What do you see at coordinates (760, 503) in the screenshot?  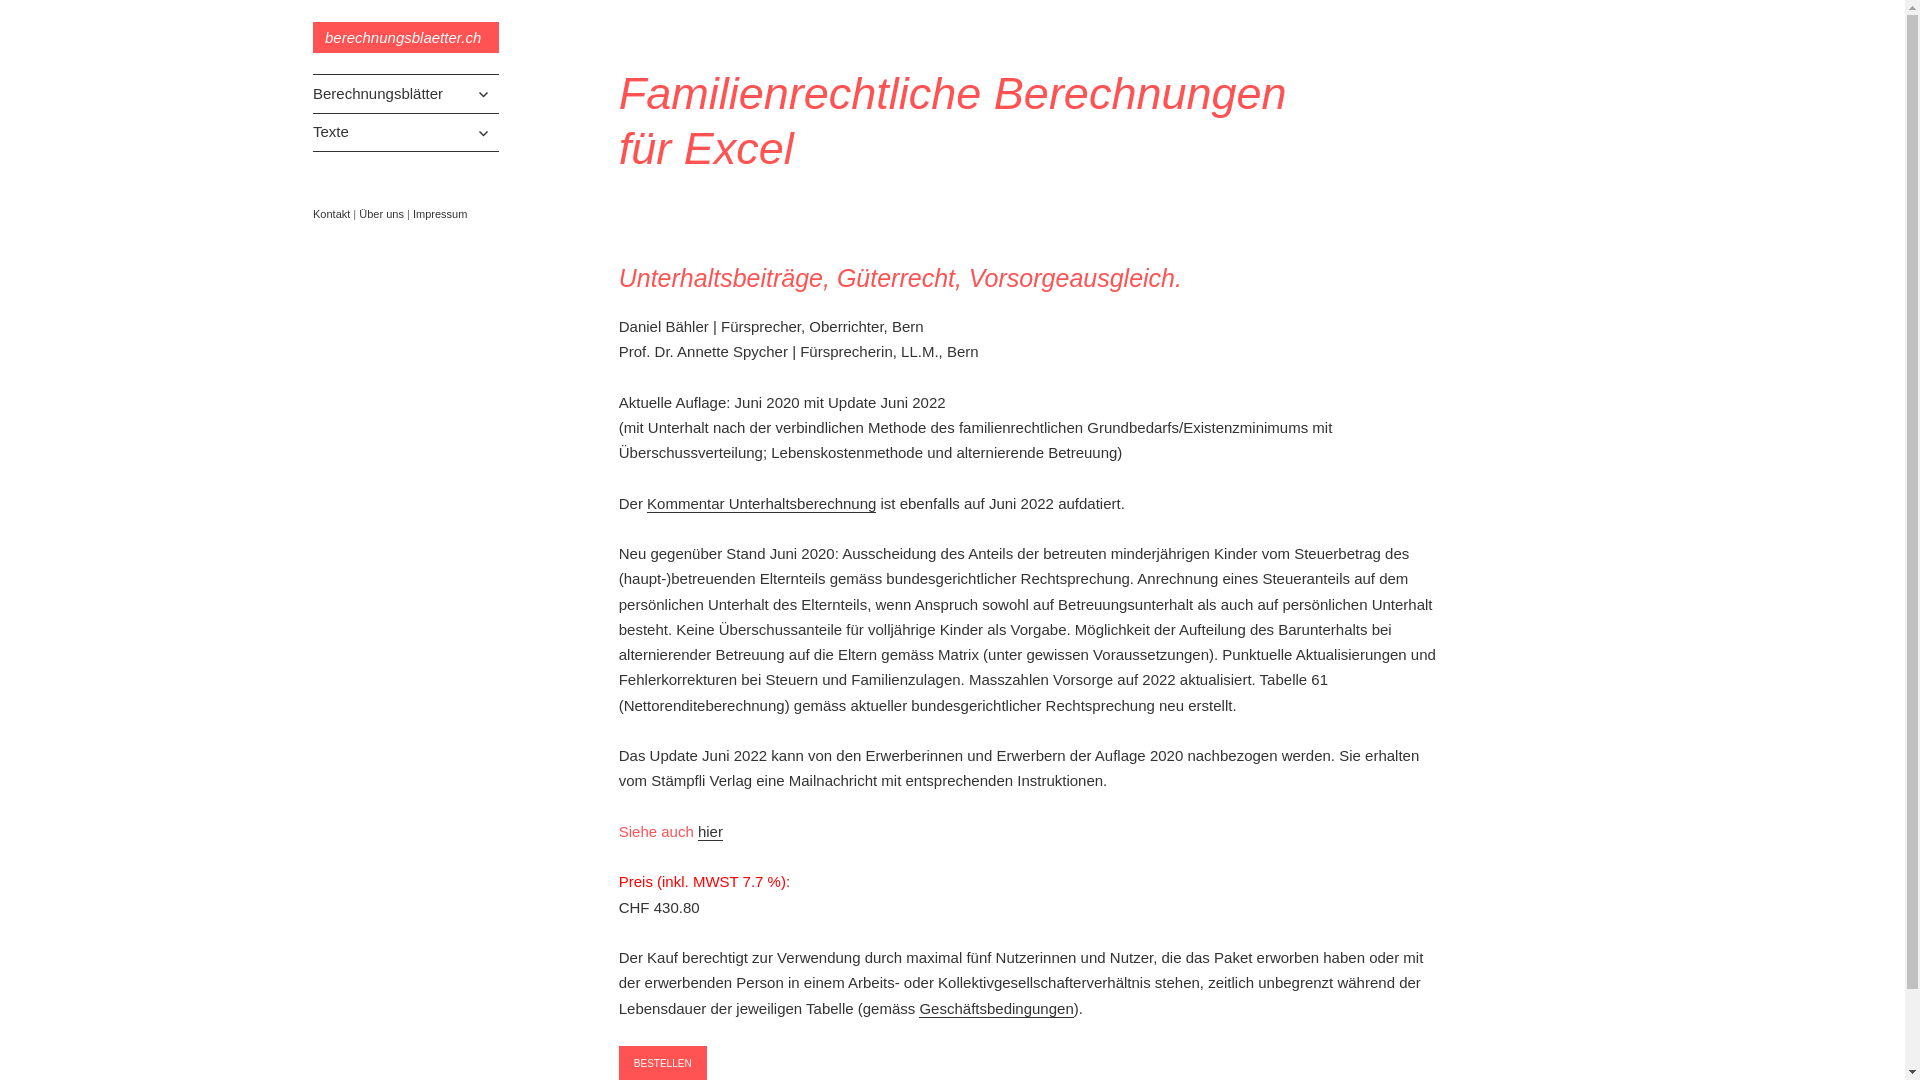 I see `'Kommentar Unterhaltsberechnung'` at bounding box center [760, 503].